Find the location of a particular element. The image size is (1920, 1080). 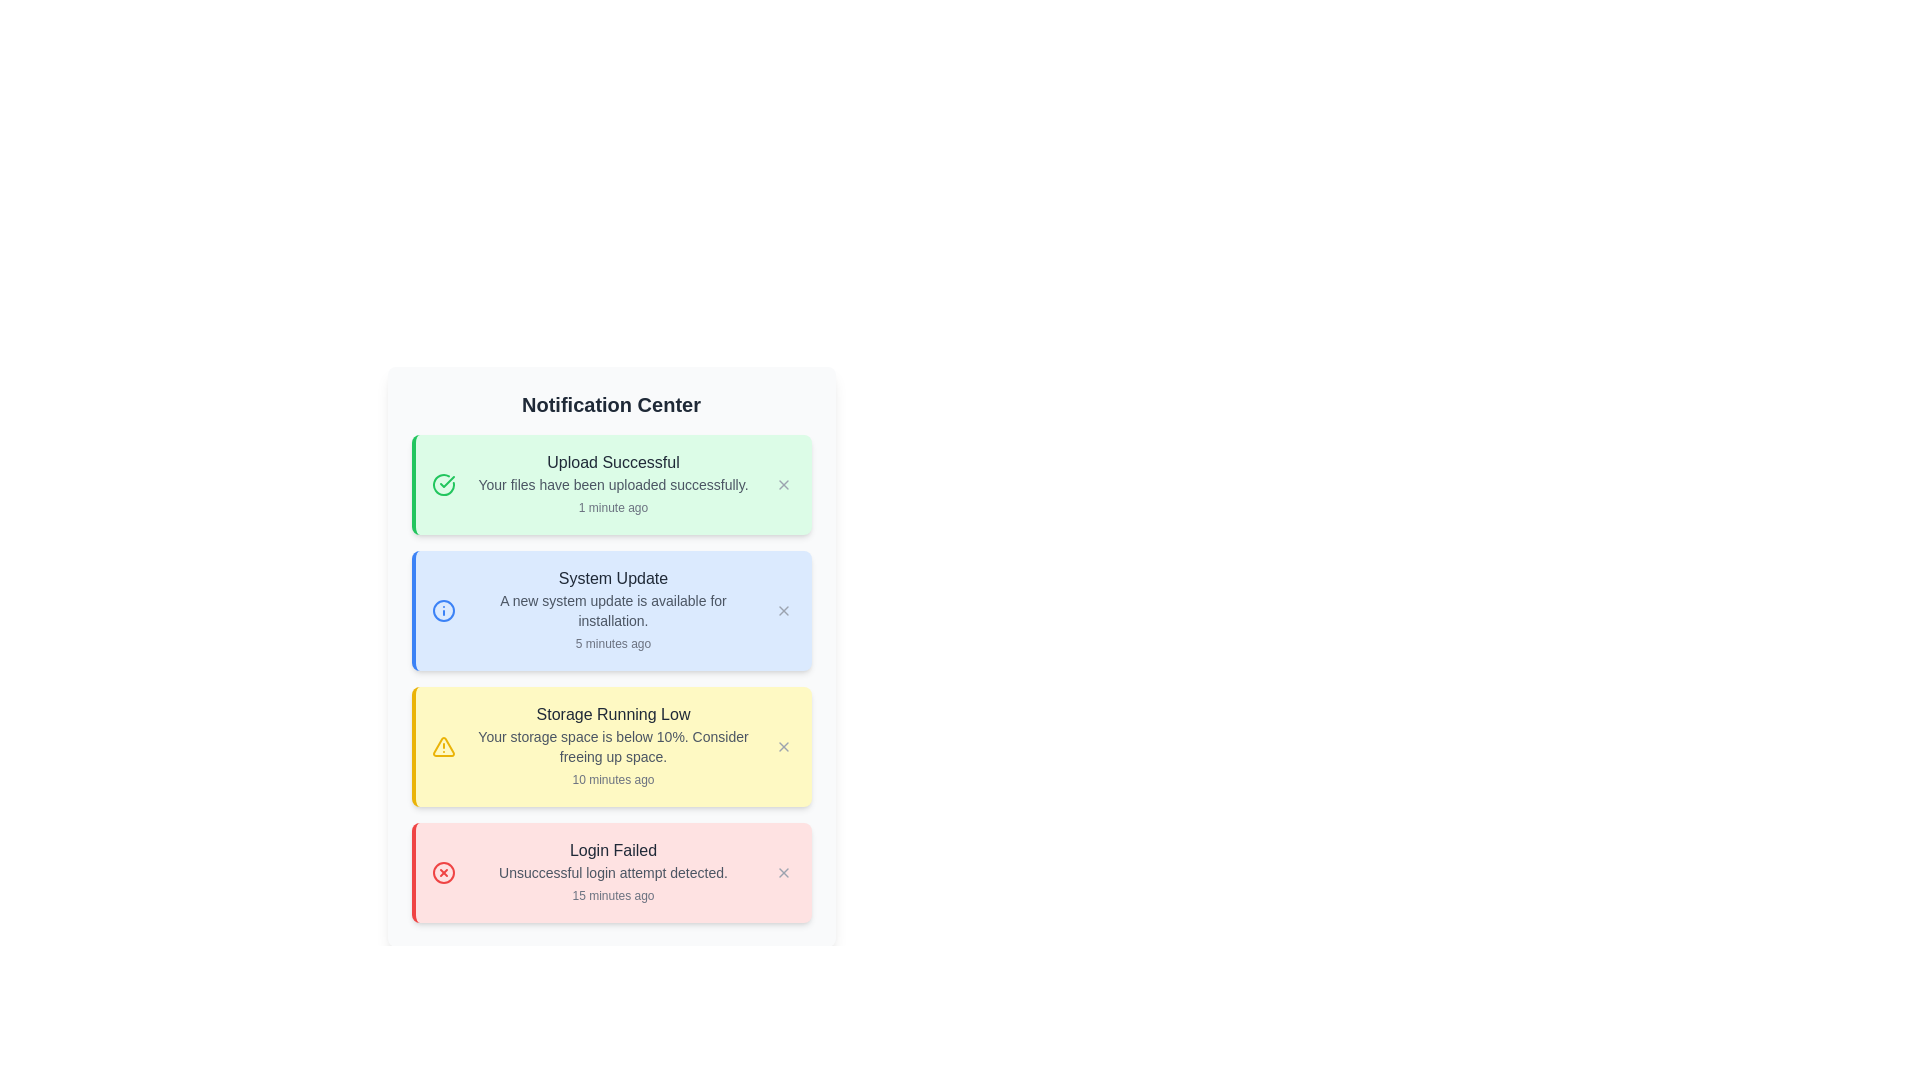

the circular graphical component of the information icon in the second notification card titled 'System Update' within the notification panel is located at coordinates (442, 609).